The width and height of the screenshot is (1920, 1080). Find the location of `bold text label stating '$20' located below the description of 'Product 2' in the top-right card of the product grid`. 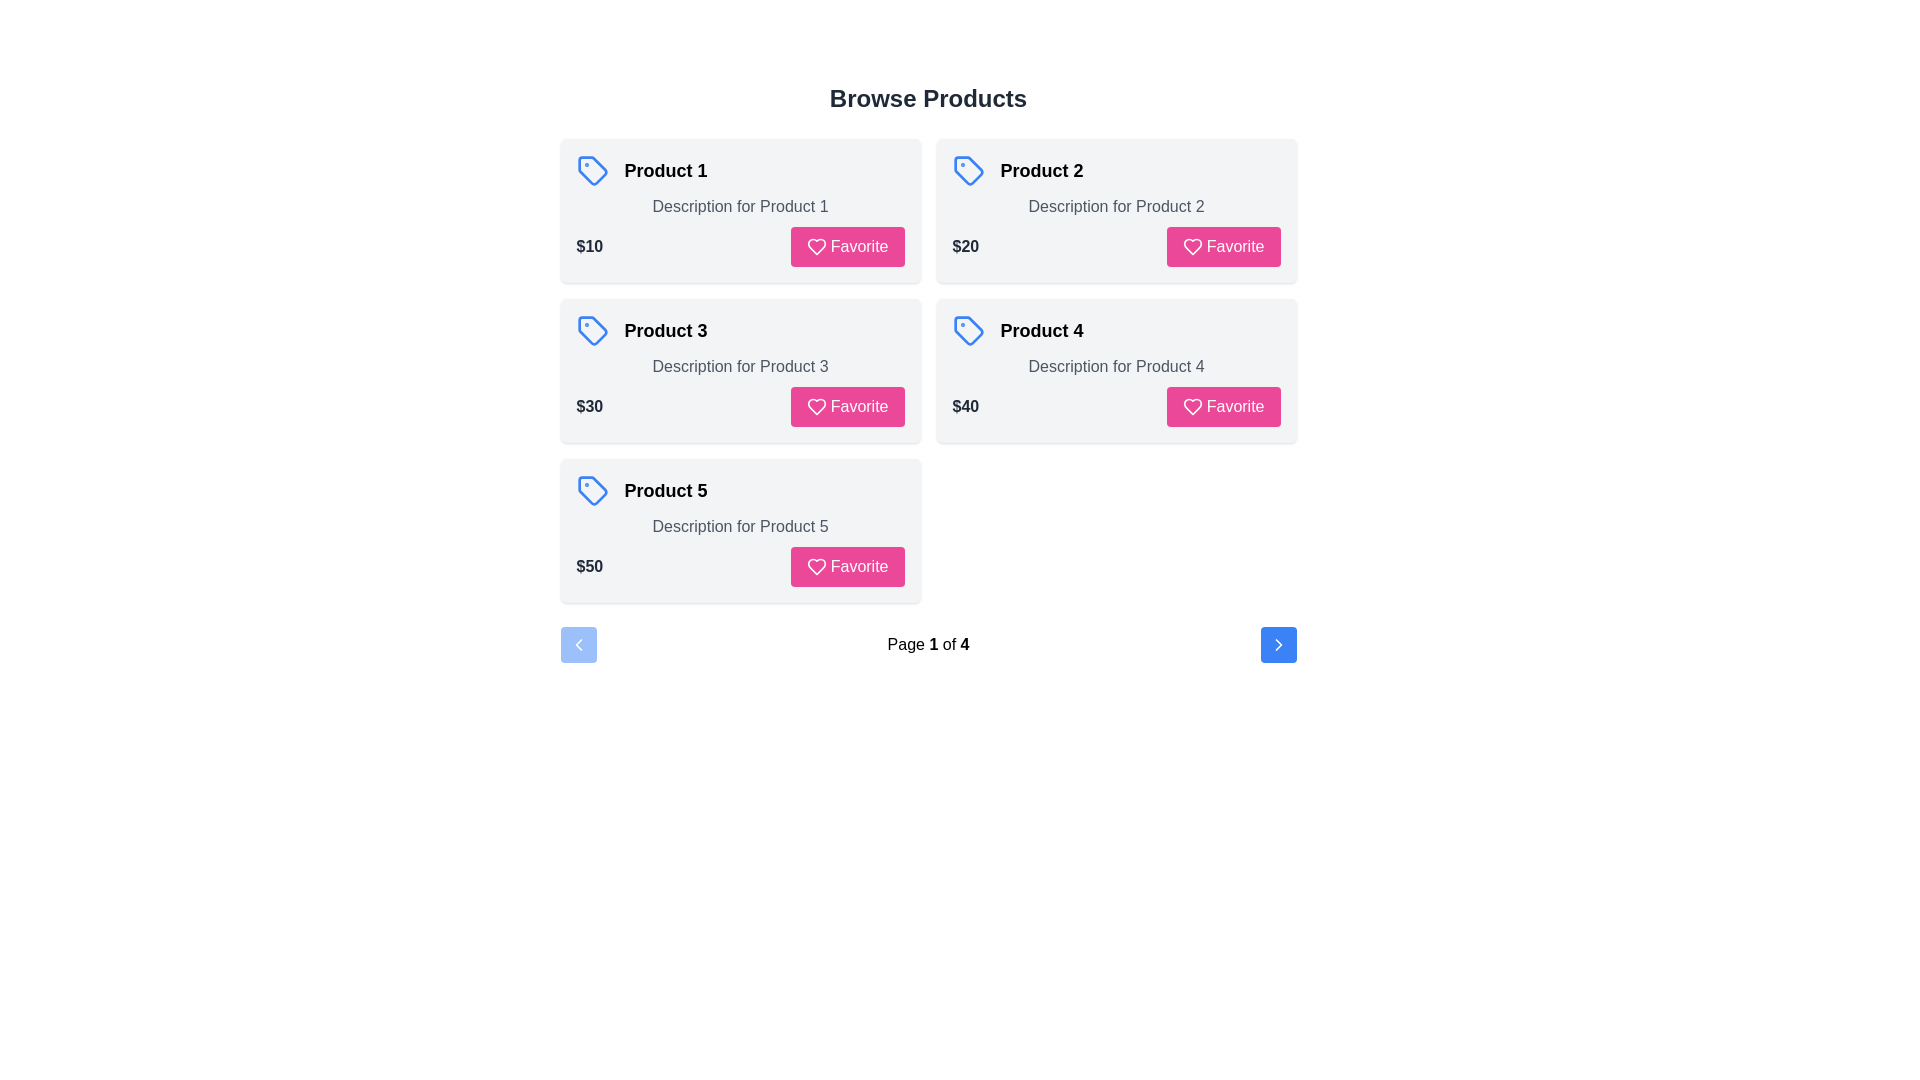

bold text label stating '$20' located below the description of 'Product 2' in the top-right card of the product grid is located at coordinates (965, 245).